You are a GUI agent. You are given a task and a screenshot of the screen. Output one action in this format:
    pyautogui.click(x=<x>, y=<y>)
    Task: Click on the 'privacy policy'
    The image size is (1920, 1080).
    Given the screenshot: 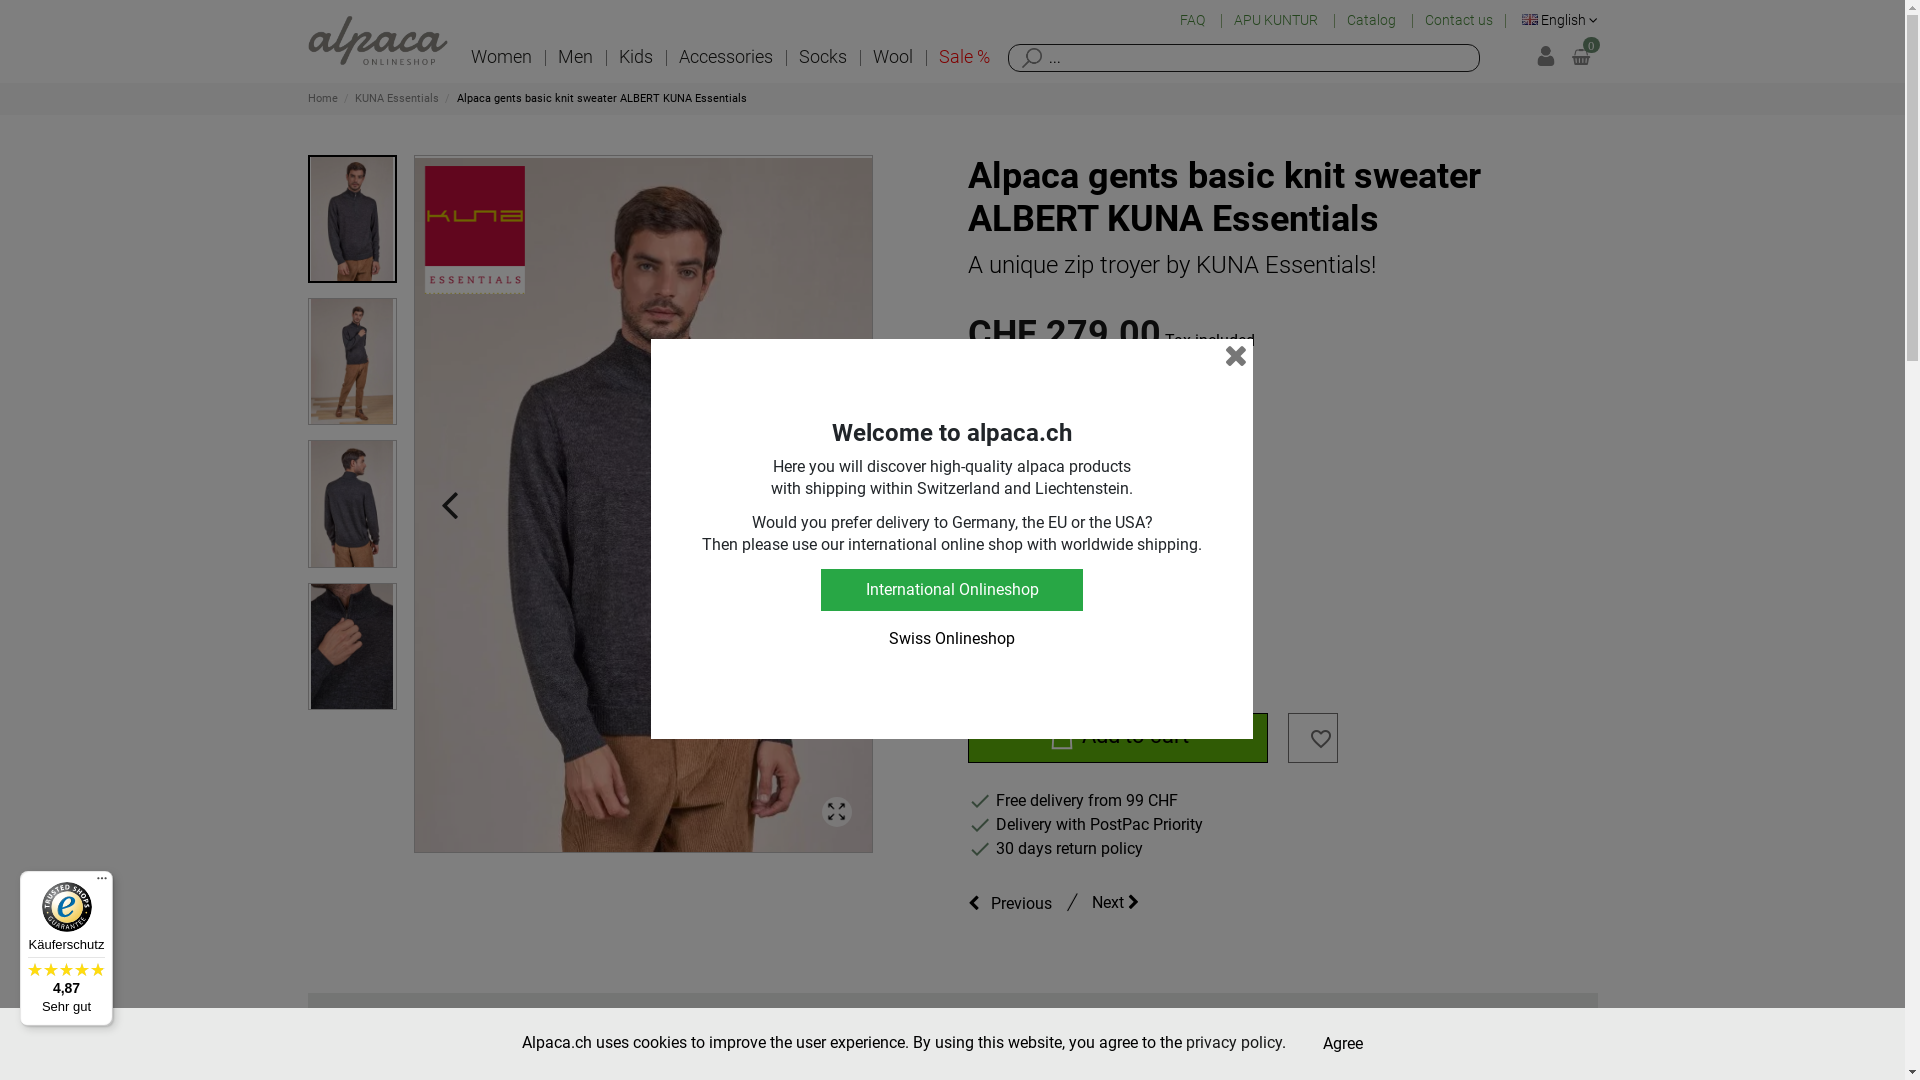 What is the action you would take?
    pyautogui.click(x=1185, y=1041)
    